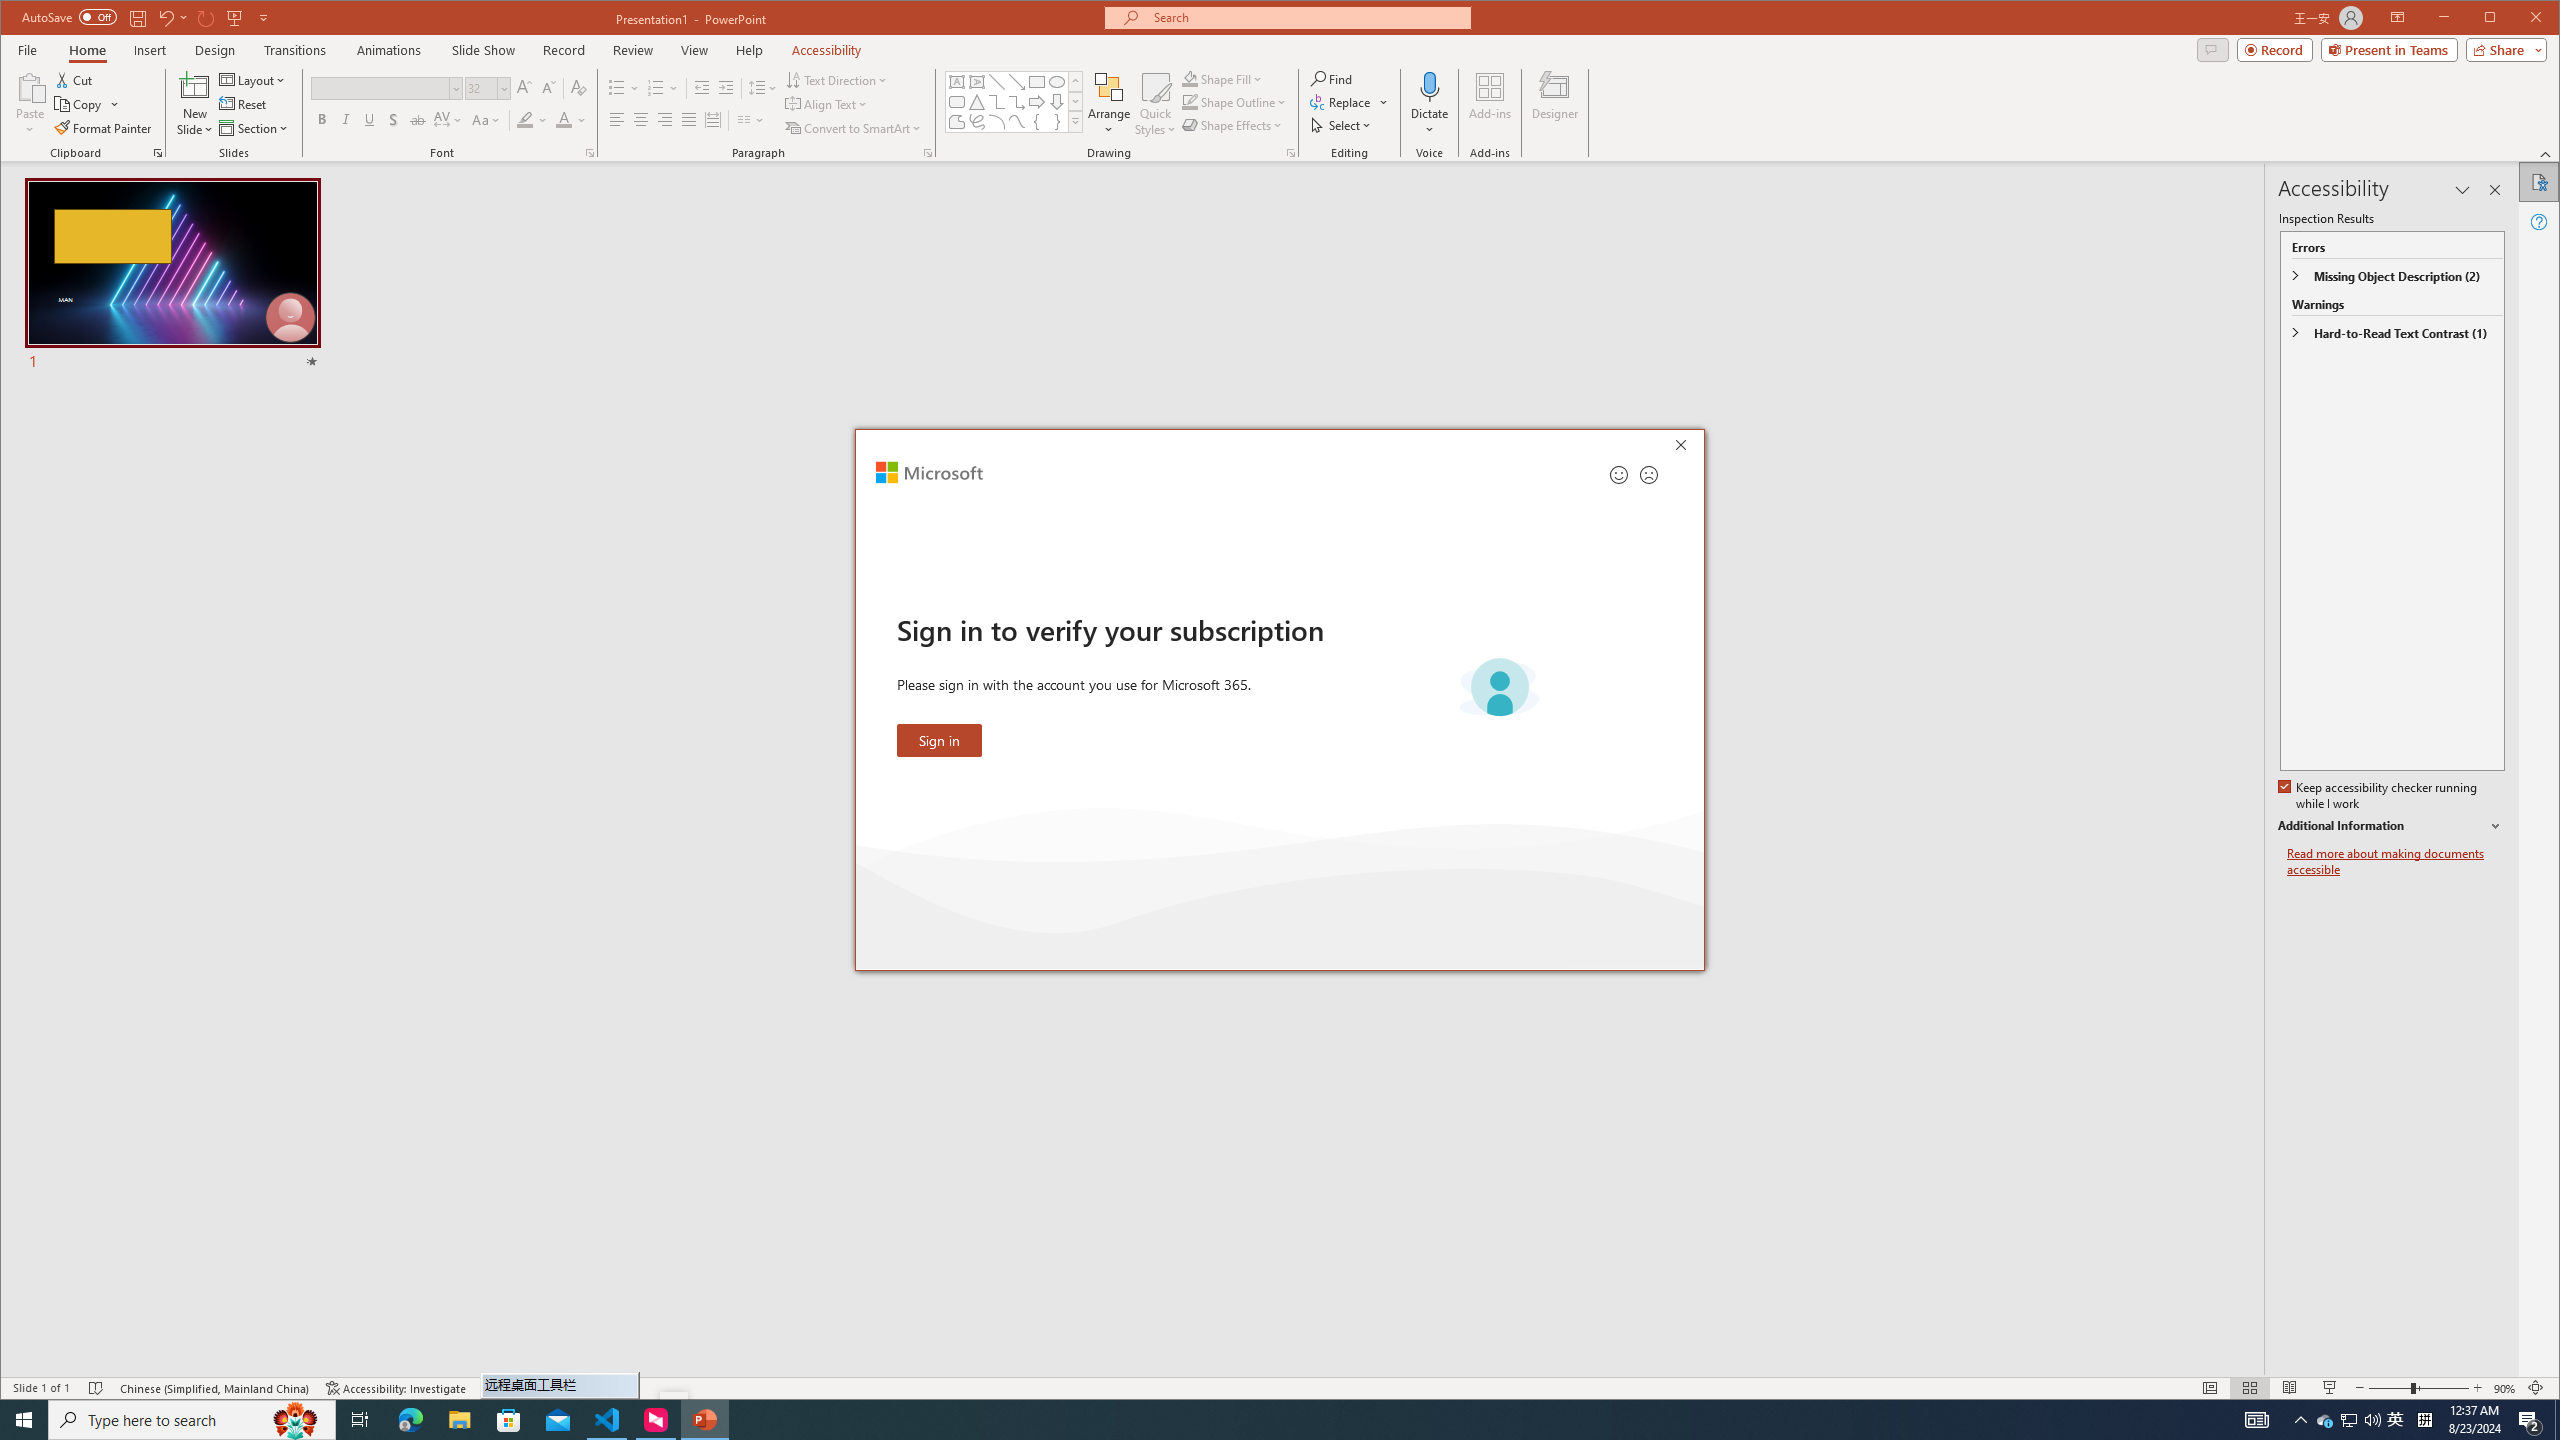 This screenshot has height=1440, width=2560. I want to click on 'Additional Information', so click(2392, 826).